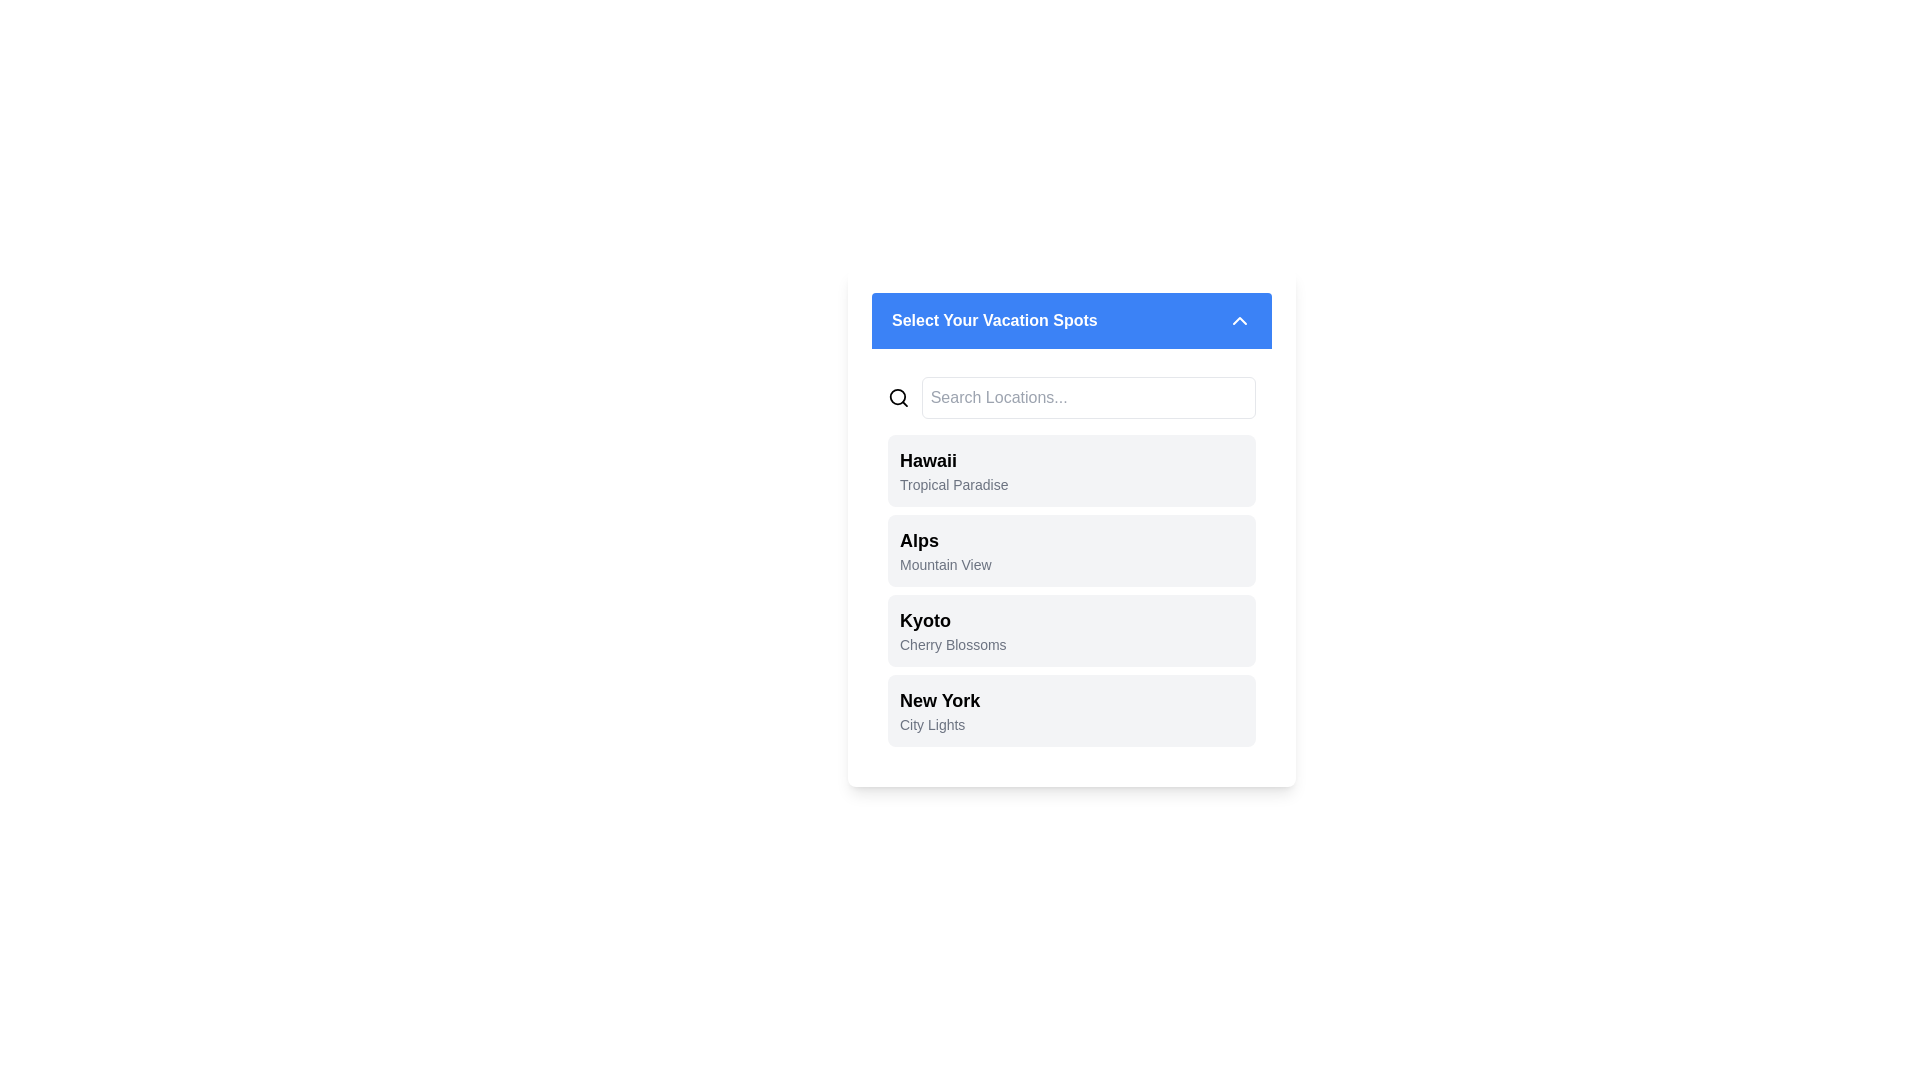  What do you see at coordinates (1070, 527) in the screenshot?
I see `the second list item representing the 'Alps' vacation spot with the description 'Mountain View'` at bounding box center [1070, 527].